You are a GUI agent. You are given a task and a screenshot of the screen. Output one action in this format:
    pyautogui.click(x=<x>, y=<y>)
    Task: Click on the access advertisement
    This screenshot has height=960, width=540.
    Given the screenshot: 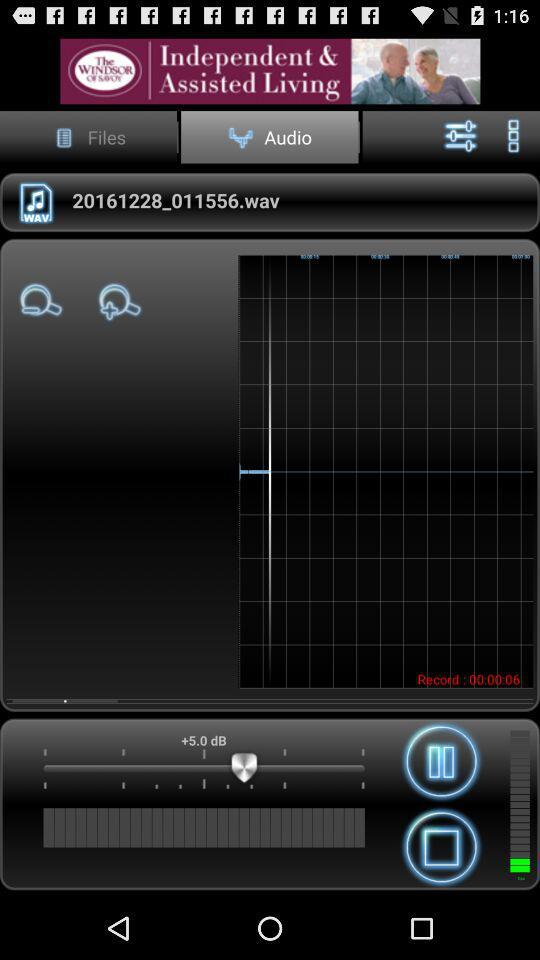 What is the action you would take?
    pyautogui.click(x=270, y=71)
    